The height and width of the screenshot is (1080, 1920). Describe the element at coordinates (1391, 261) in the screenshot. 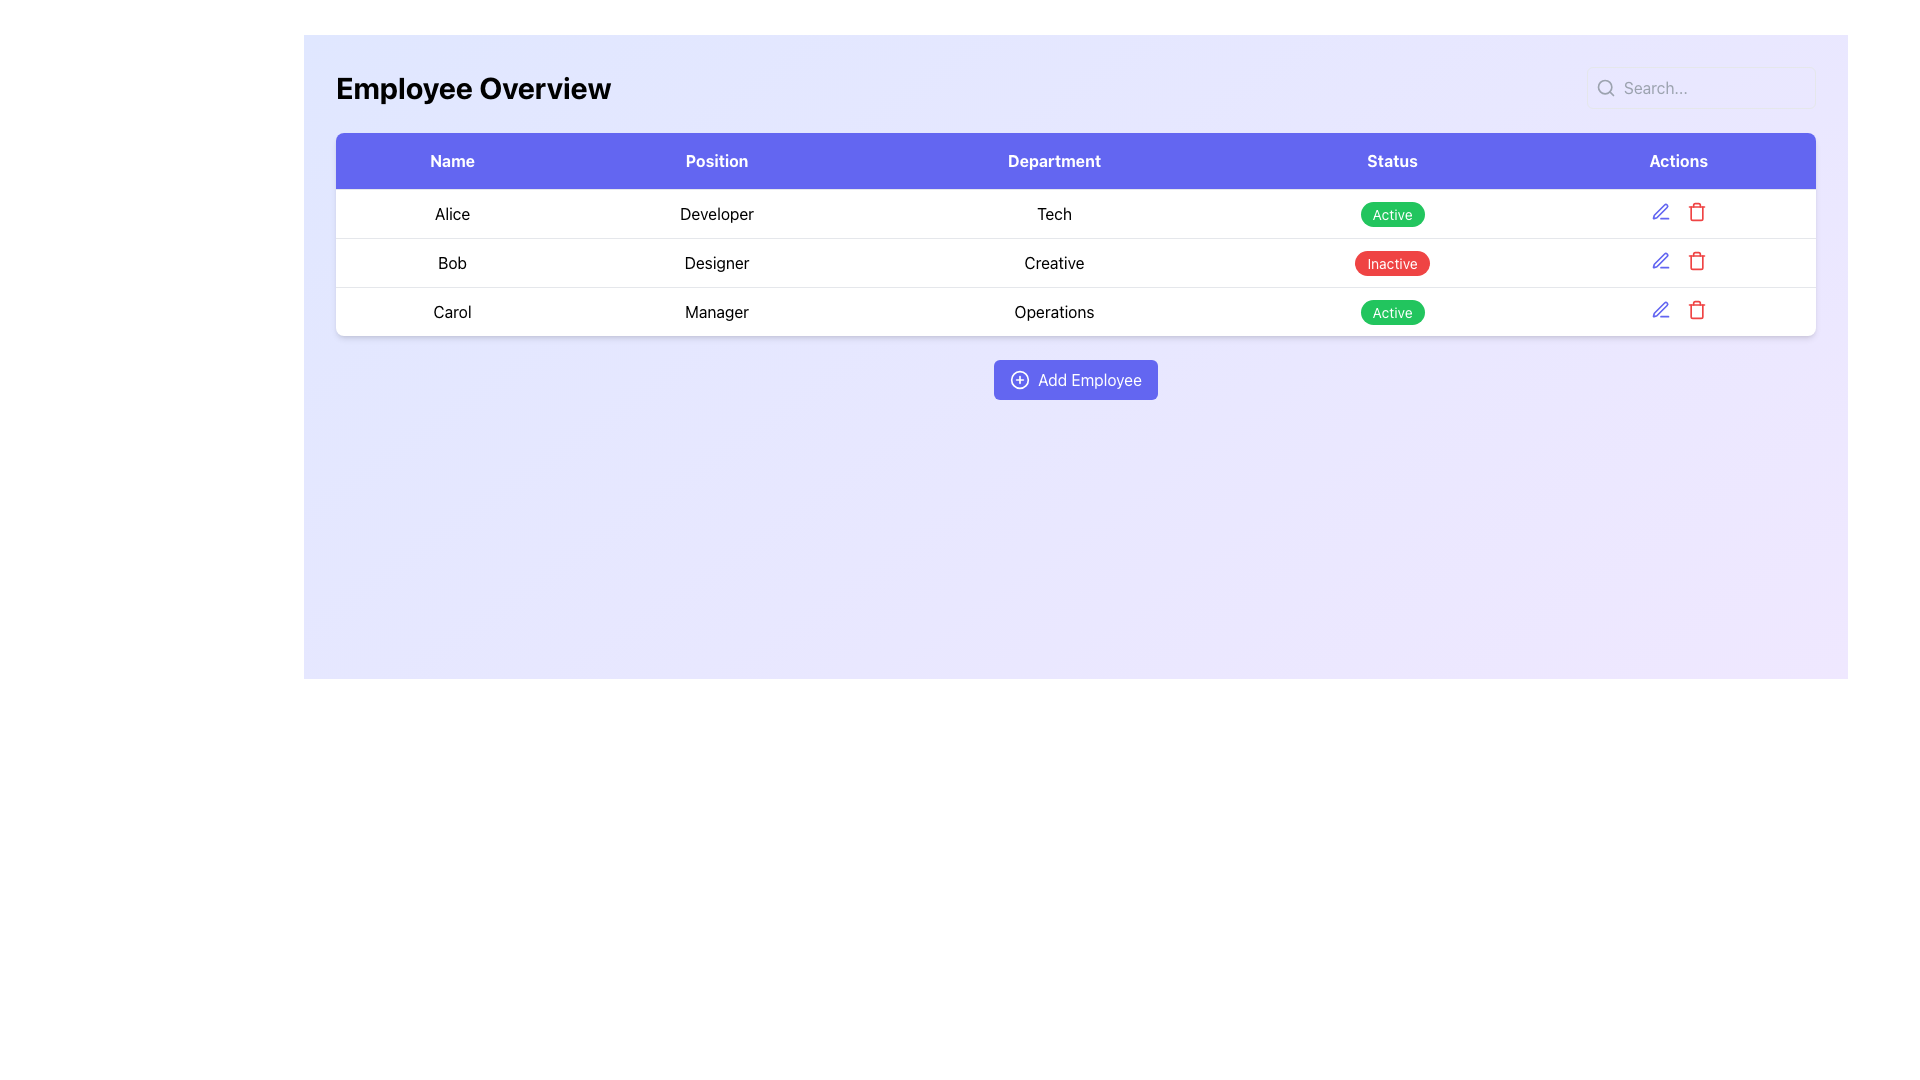

I see `the small oval-shaped red button with the text 'Inactive' located in the second row of the 'Employee Overview' table, specifically in the 'Status' column for the employee named 'Bob'` at that location.